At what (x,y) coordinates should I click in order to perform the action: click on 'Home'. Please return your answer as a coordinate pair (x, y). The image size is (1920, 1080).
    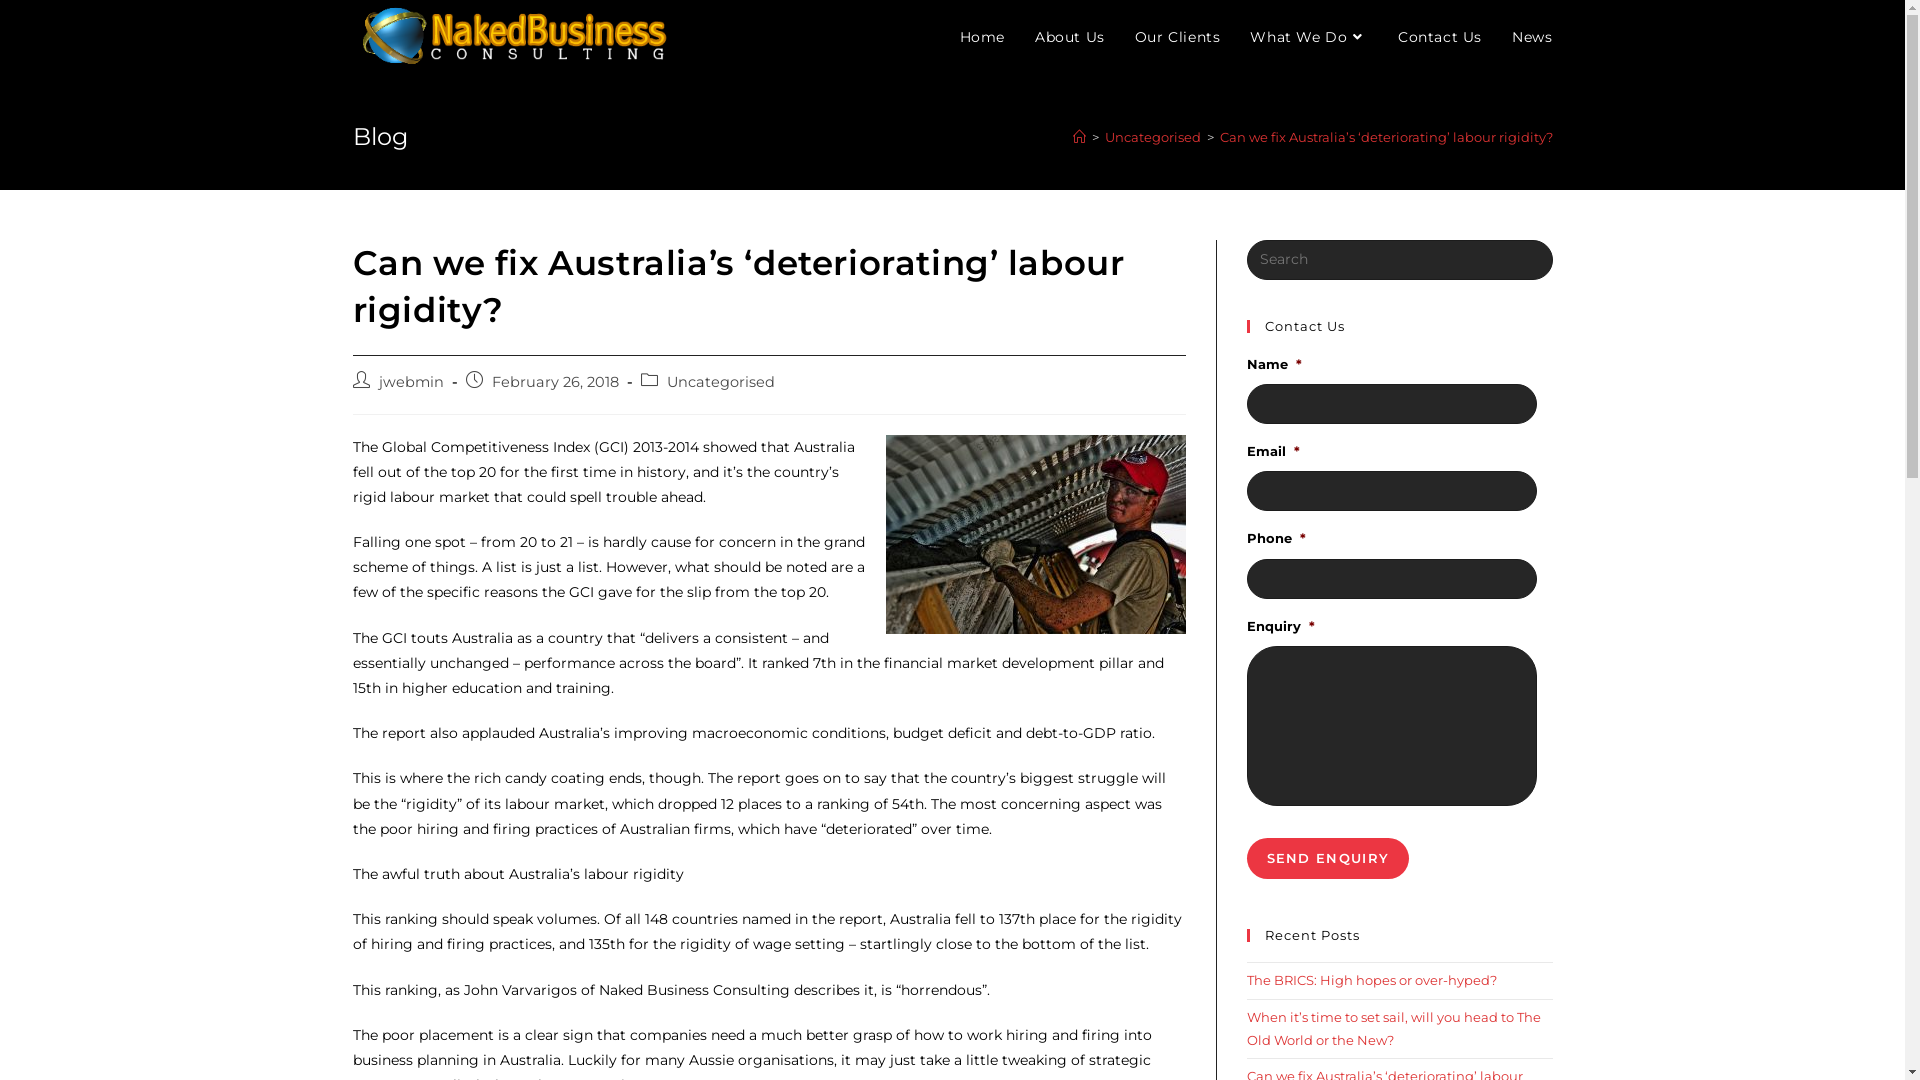
    Looking at the image, I should click on (982, 37).